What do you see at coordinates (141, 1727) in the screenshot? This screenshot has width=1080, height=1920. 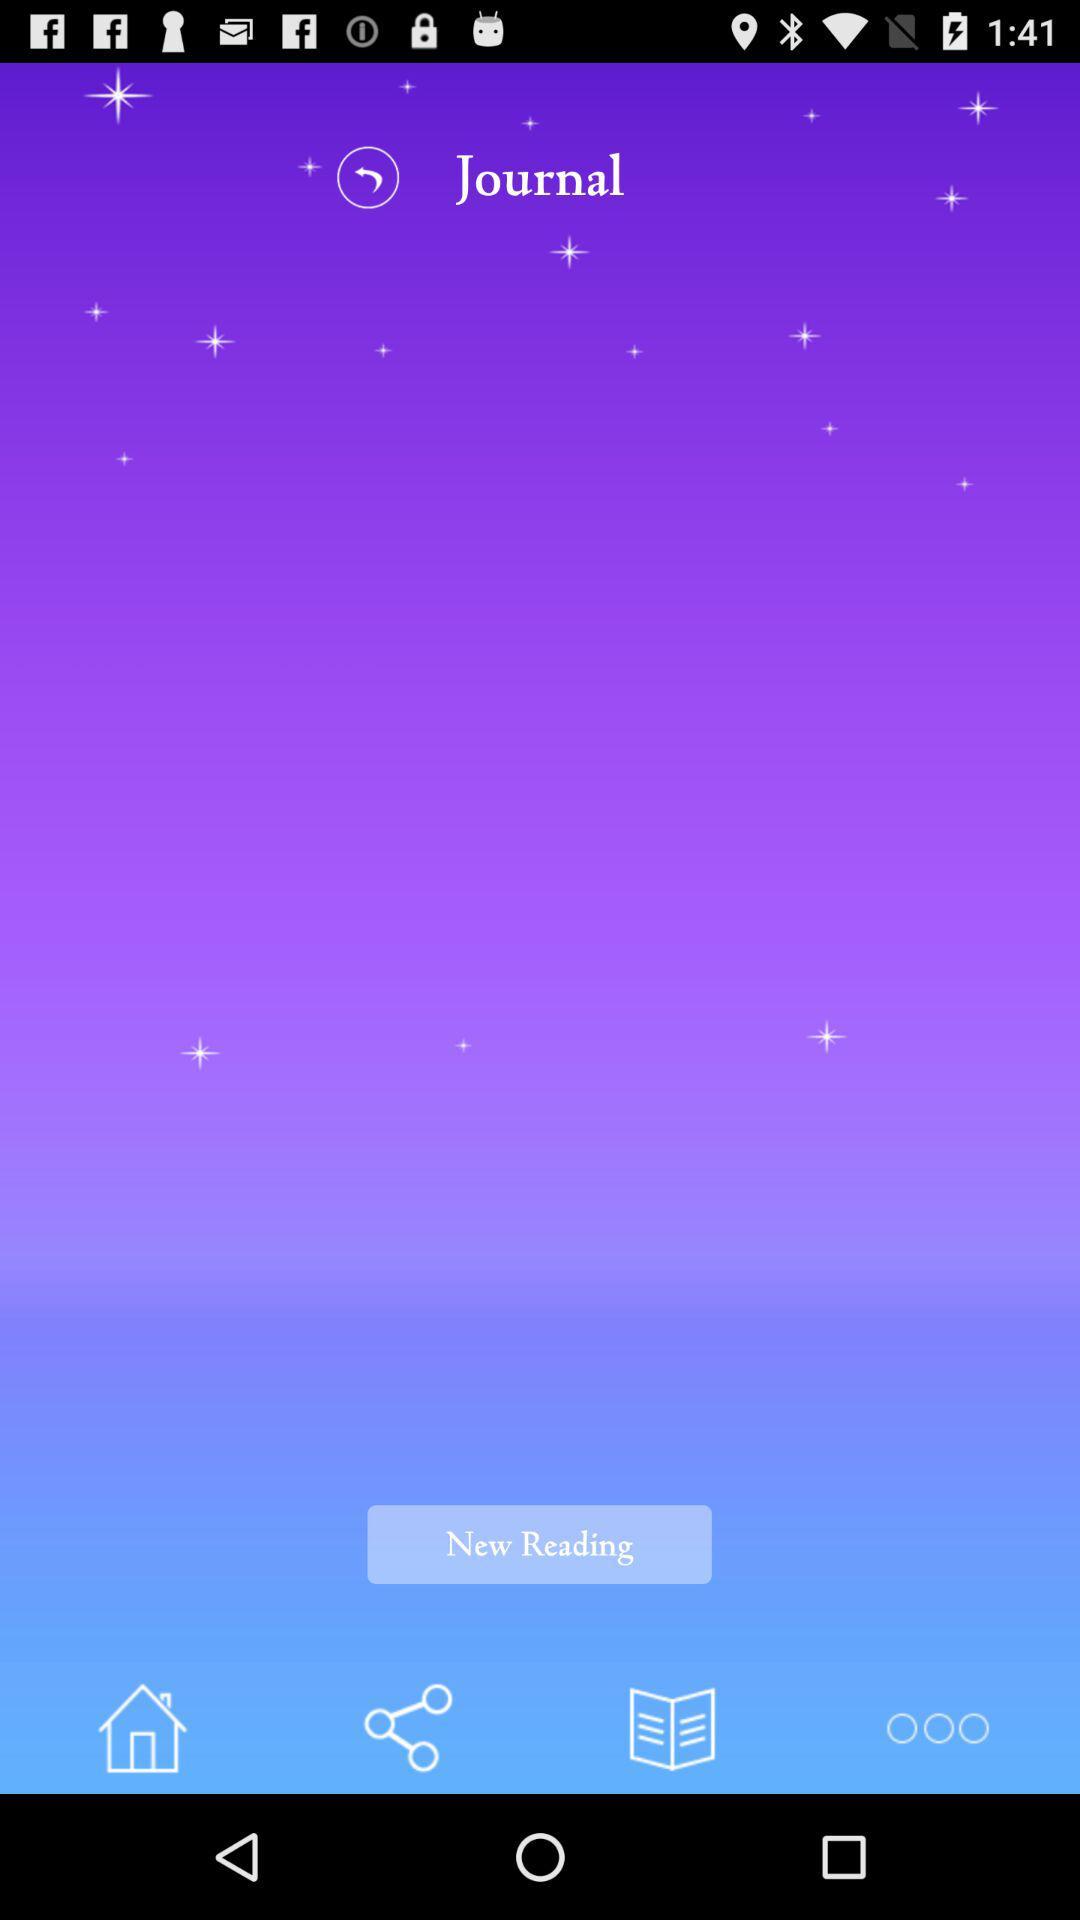 I see `home button` at bounding box center [141, 1727].